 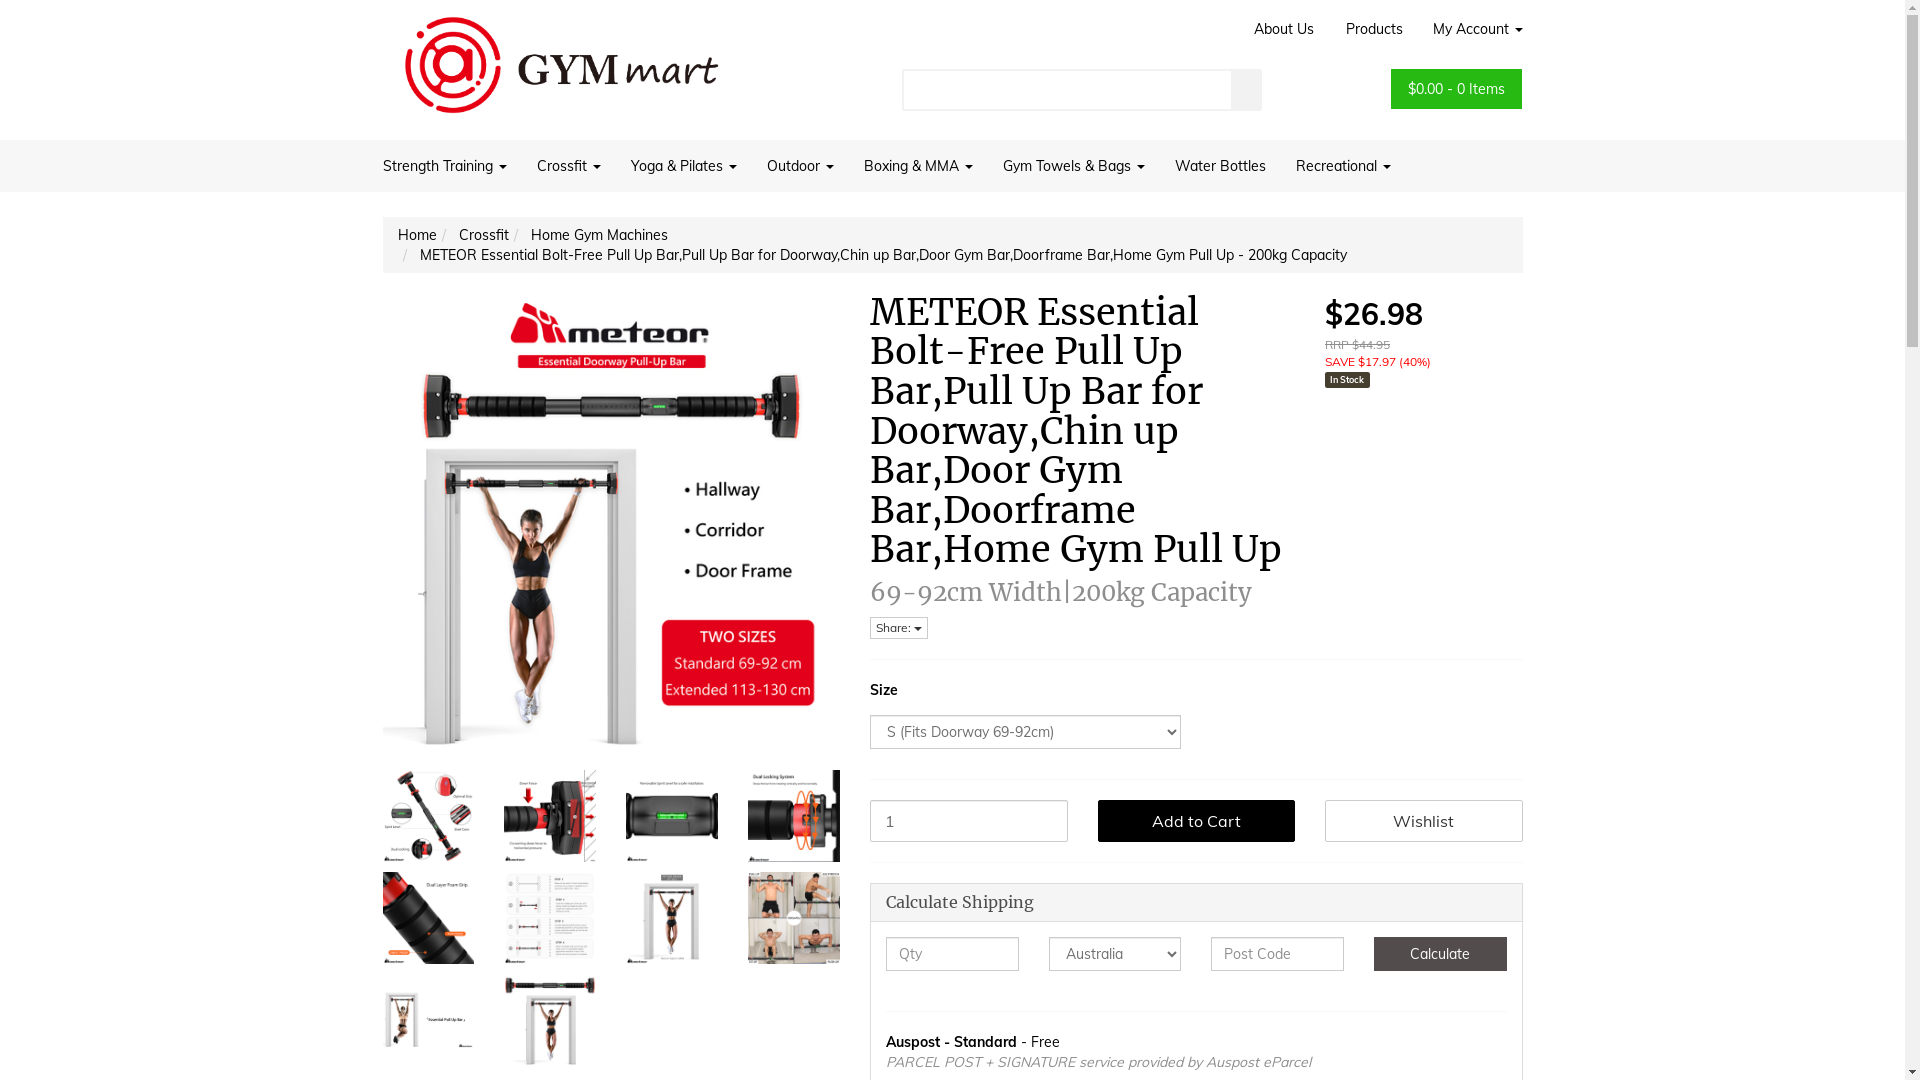 What do you see at coordinates (1470, 29) in the screenshot?
I see `'My Account'` at bounding box center [1470, 29].